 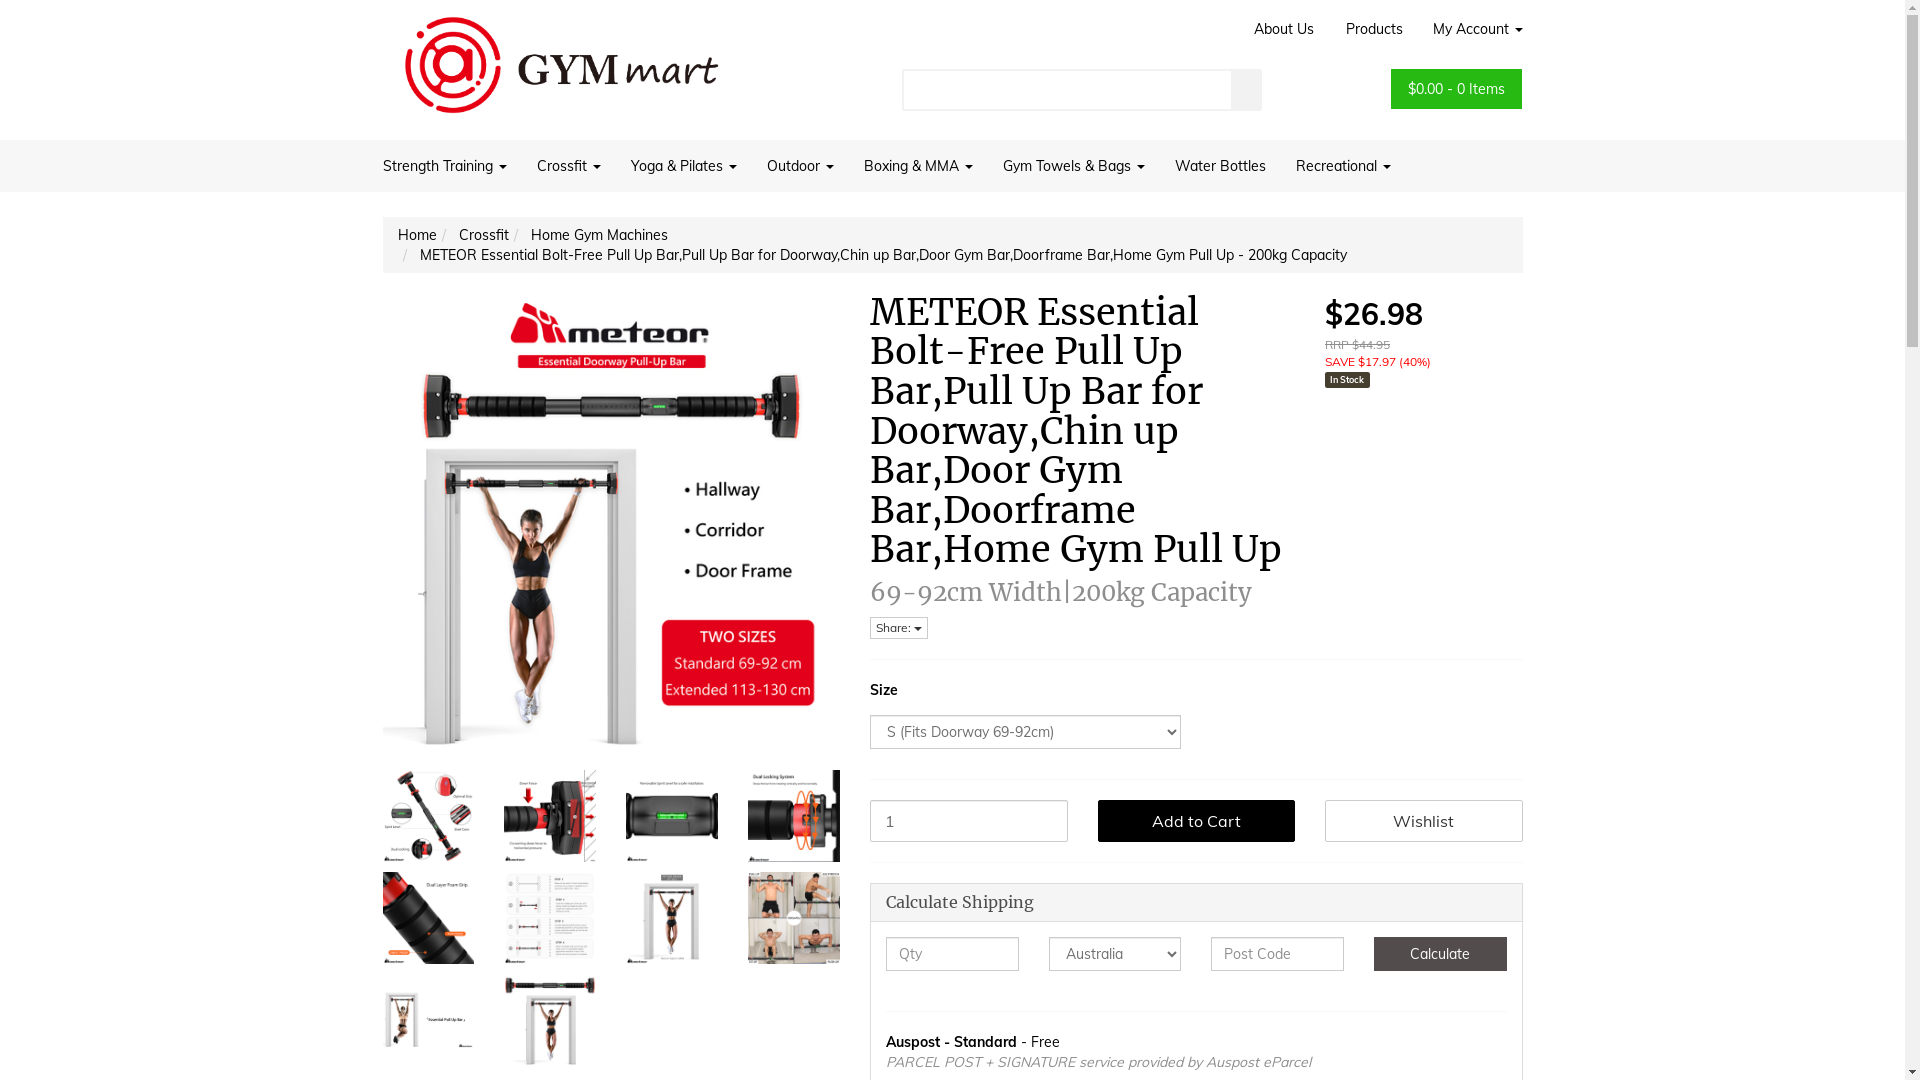 What do you see at coordinates (1470, 29) in the screenshot?
I see `'My Account'` at bounding box center [1470, 29].